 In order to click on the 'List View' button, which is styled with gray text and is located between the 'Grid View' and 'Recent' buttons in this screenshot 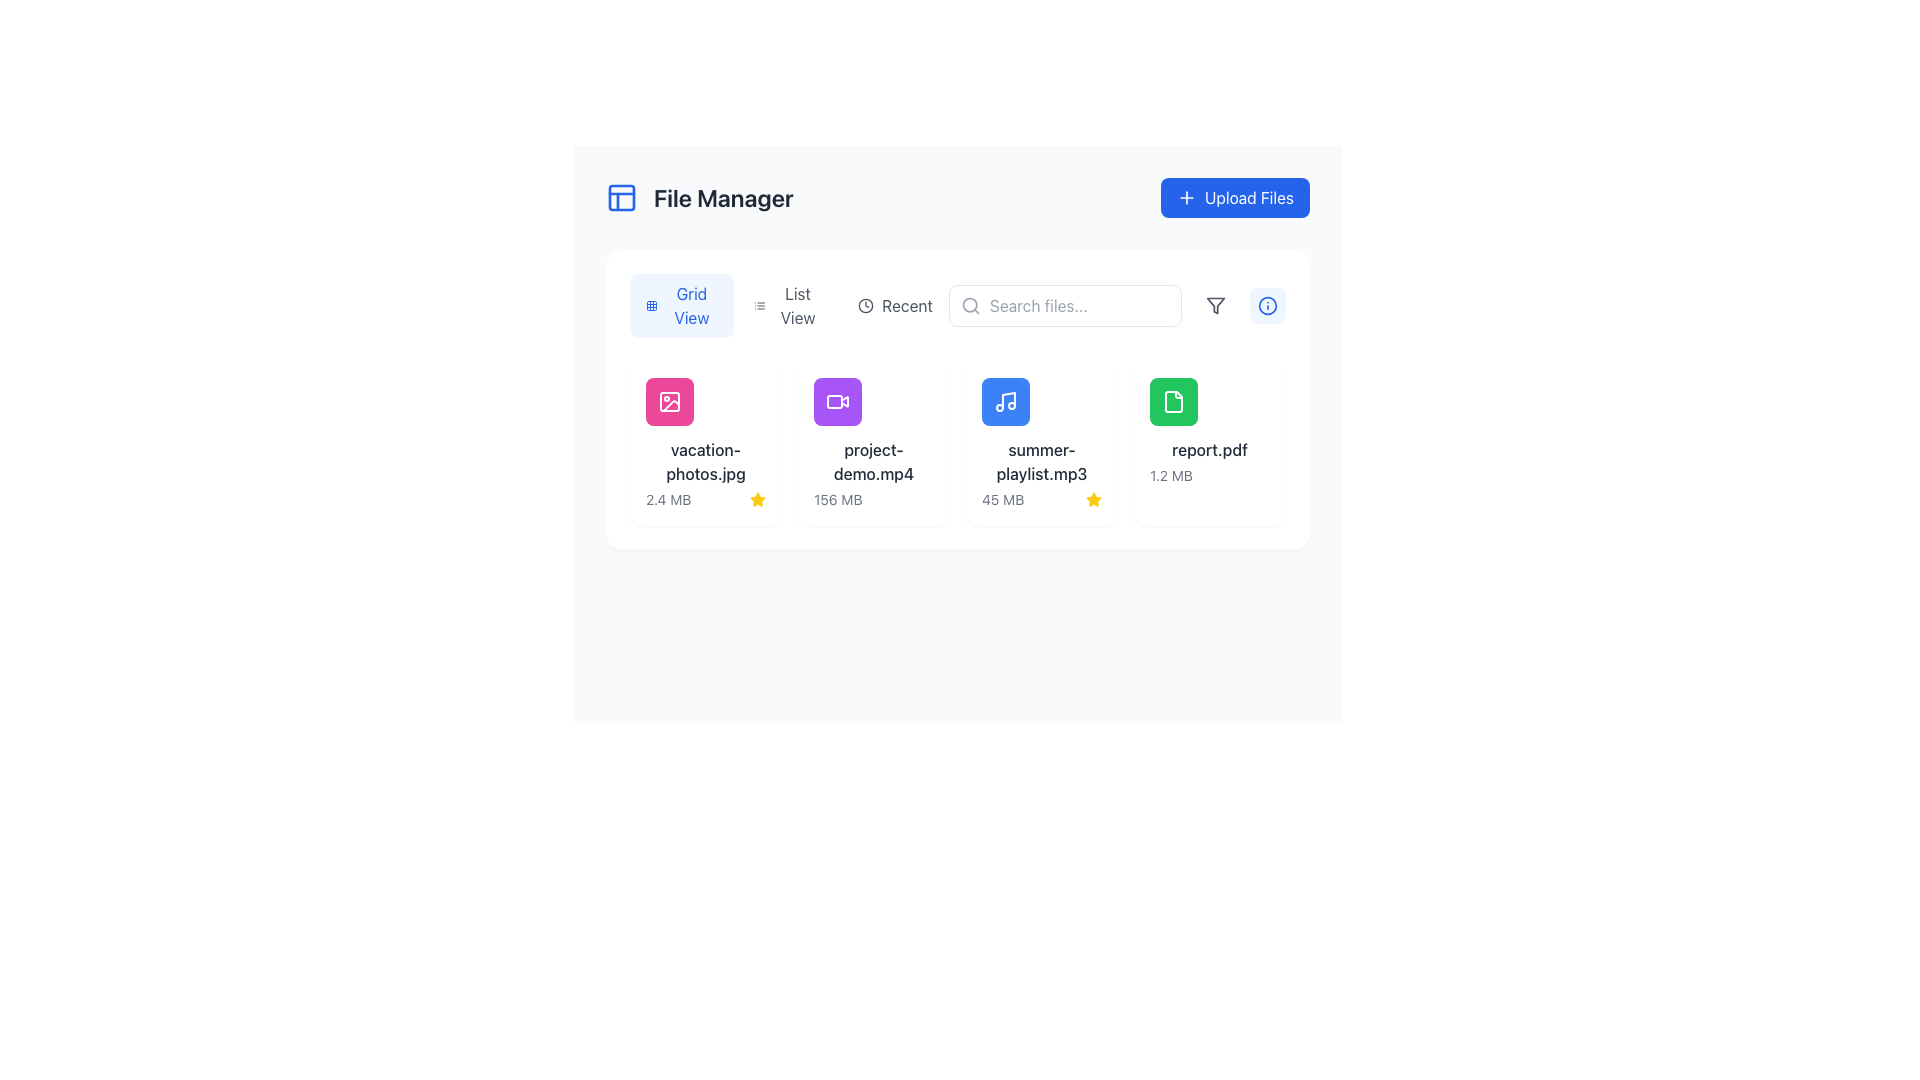, I will do `click(788, 305)`.